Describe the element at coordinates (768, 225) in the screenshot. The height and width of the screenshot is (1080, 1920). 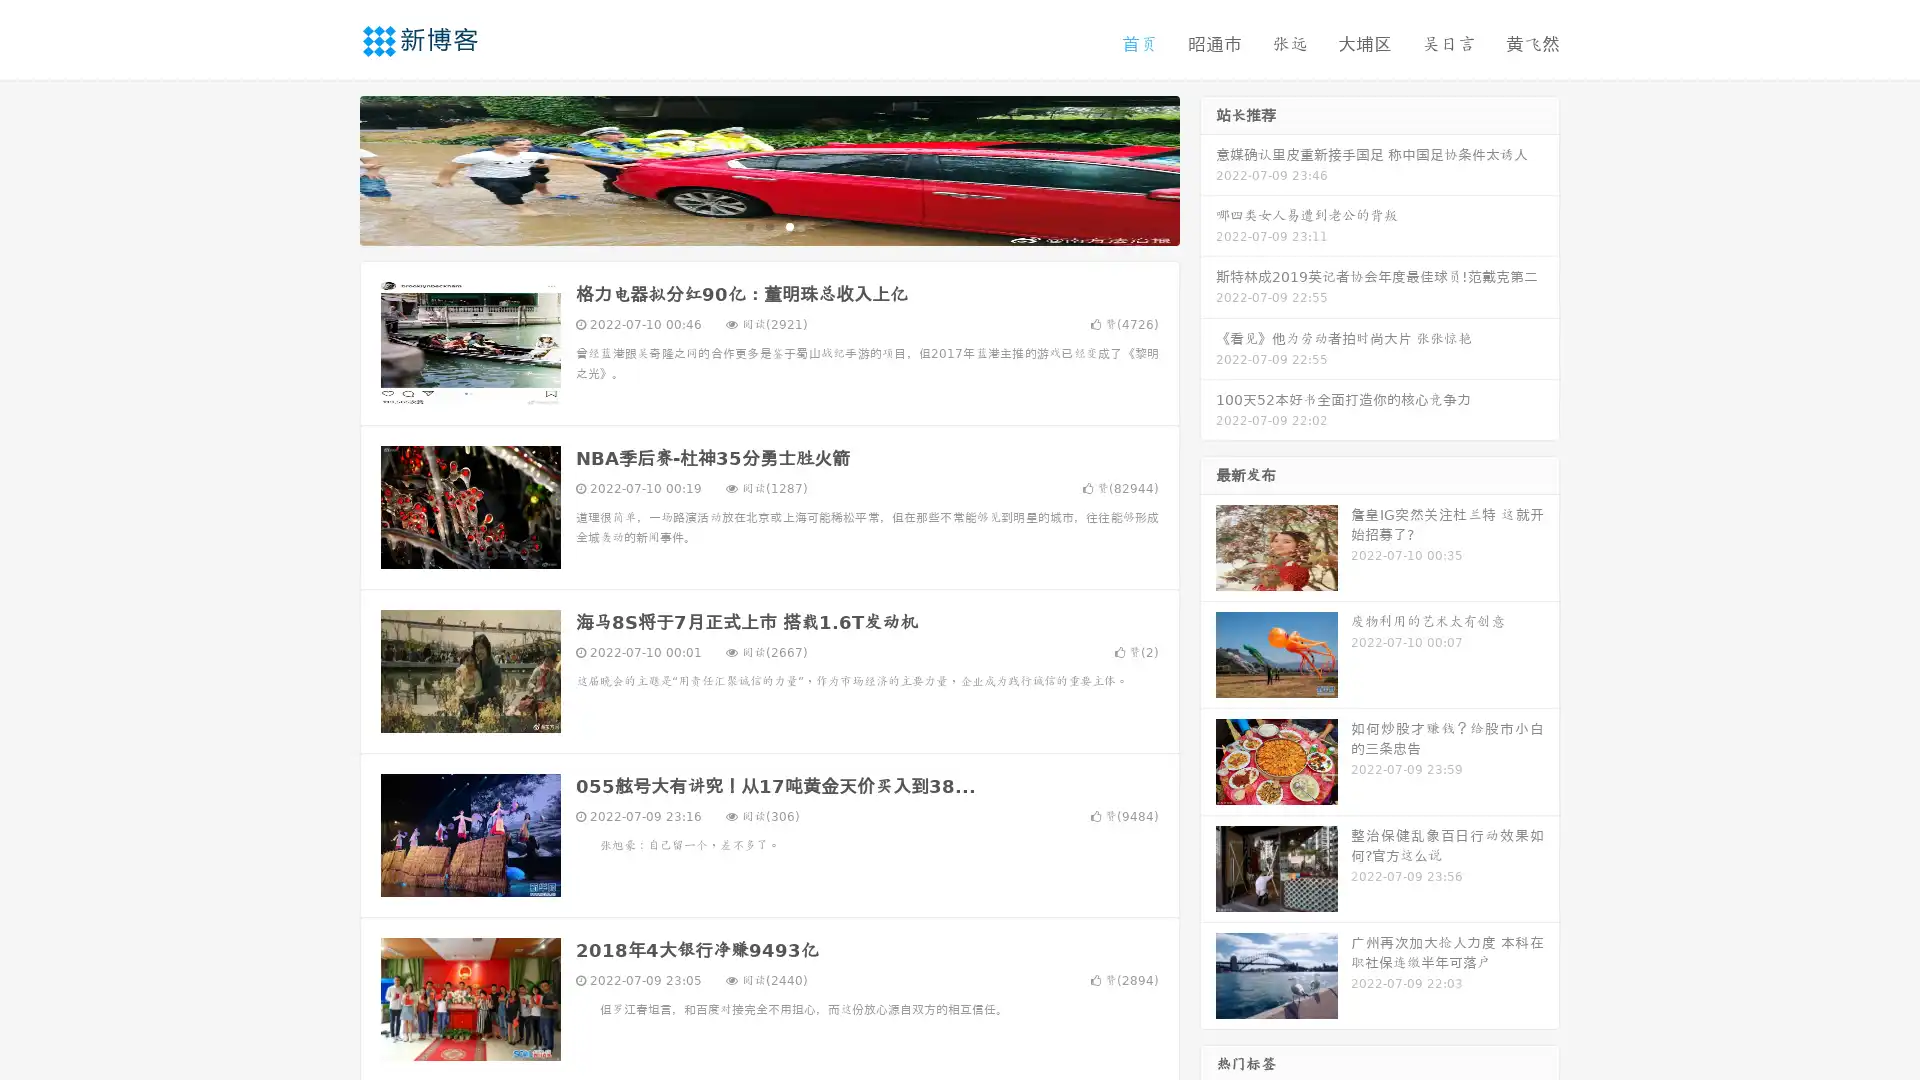
I see `Go to slide 2` at that location.